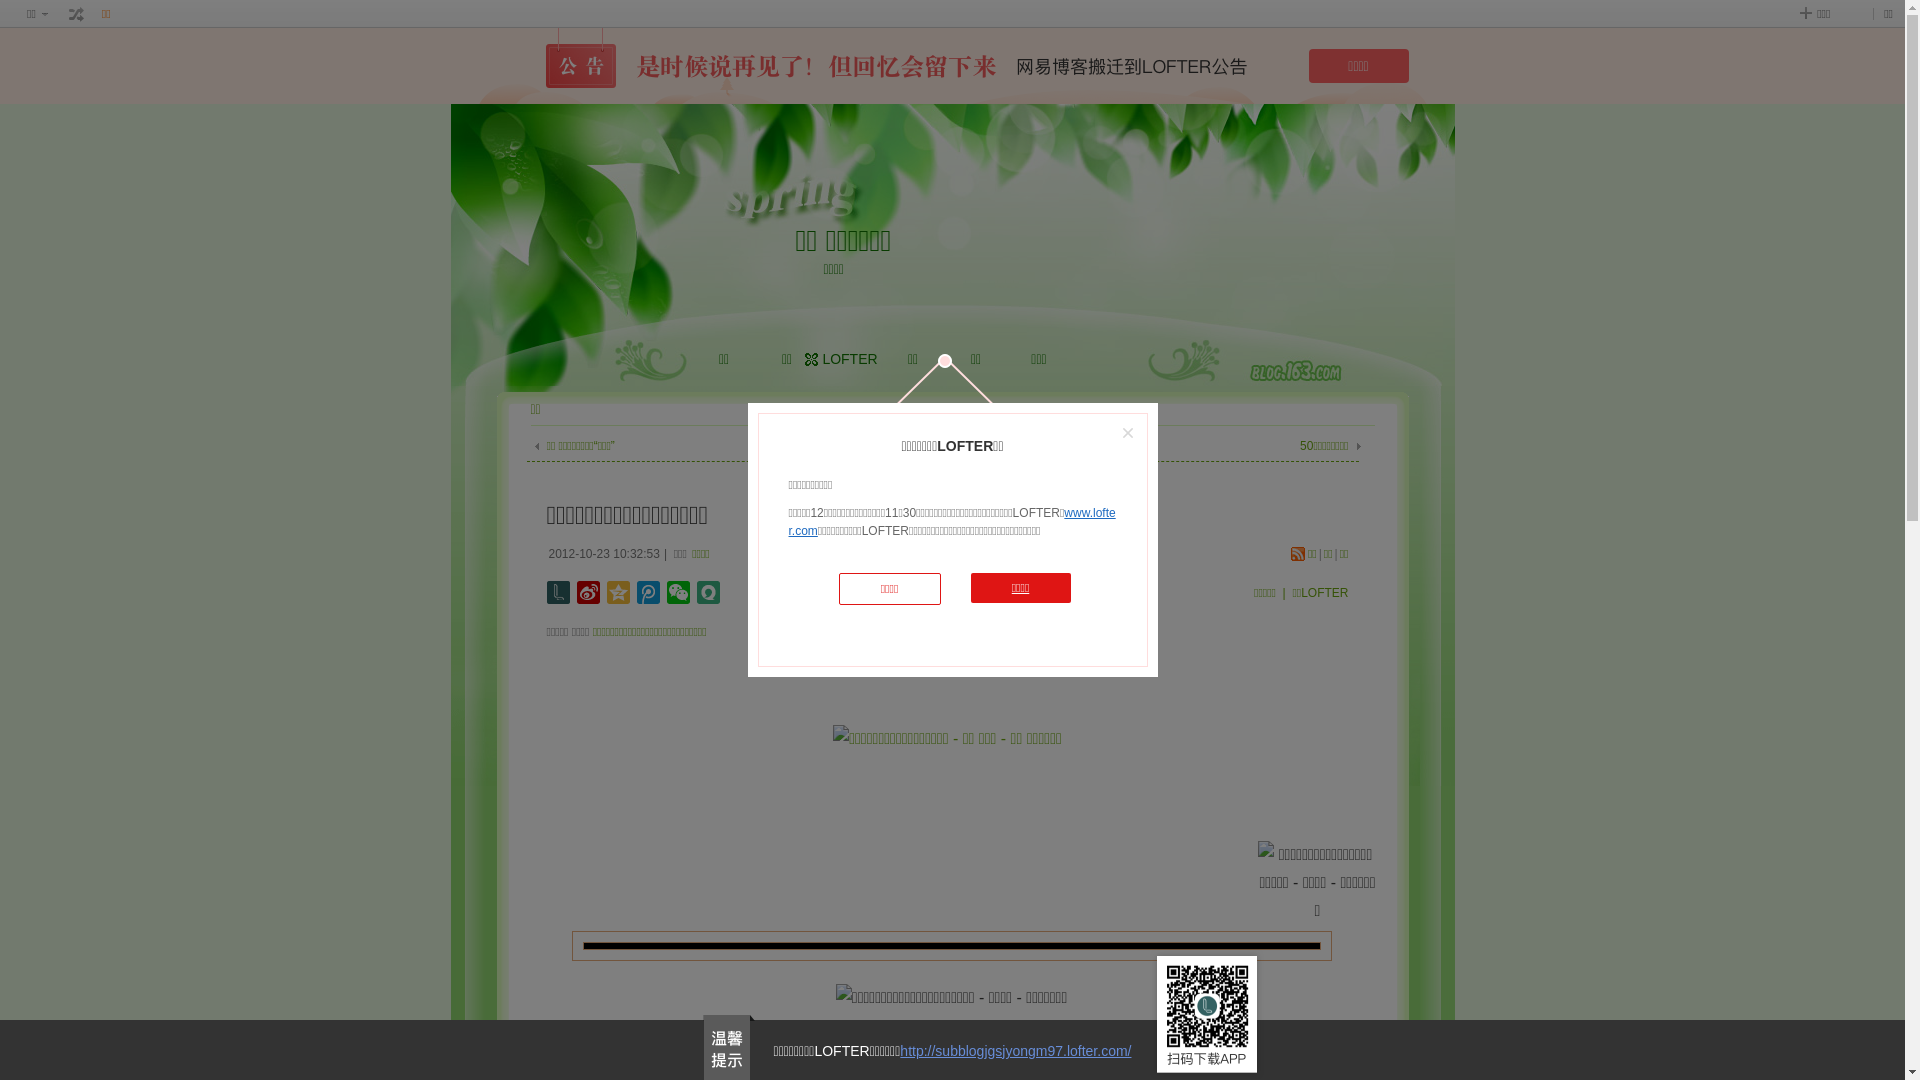 The width and height of the screenshot is (1920, 1080). I want to click on 'http://subblogjgsjyongm97.lofter.com/', so click(1015, 1049).